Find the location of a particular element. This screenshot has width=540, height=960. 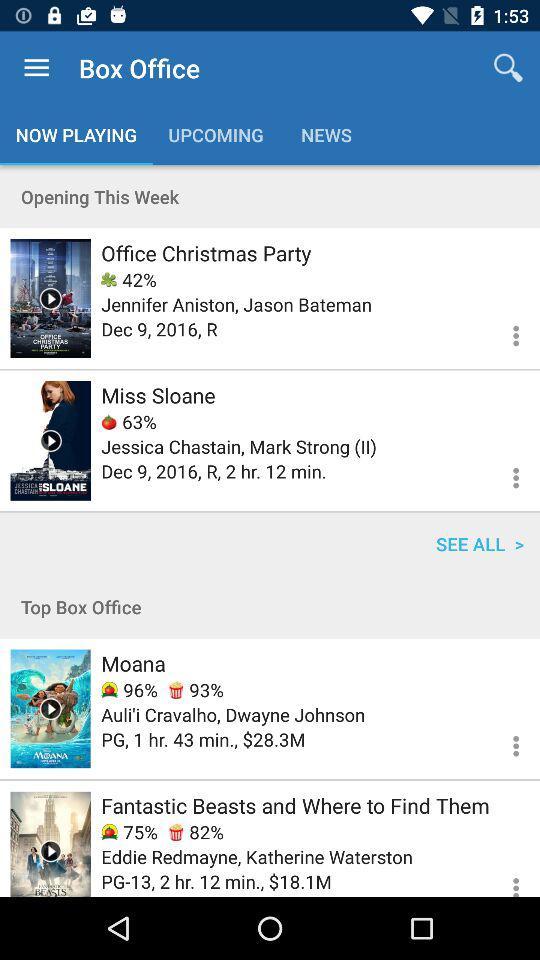

the movie trailer is located at coordinates (50, 440).